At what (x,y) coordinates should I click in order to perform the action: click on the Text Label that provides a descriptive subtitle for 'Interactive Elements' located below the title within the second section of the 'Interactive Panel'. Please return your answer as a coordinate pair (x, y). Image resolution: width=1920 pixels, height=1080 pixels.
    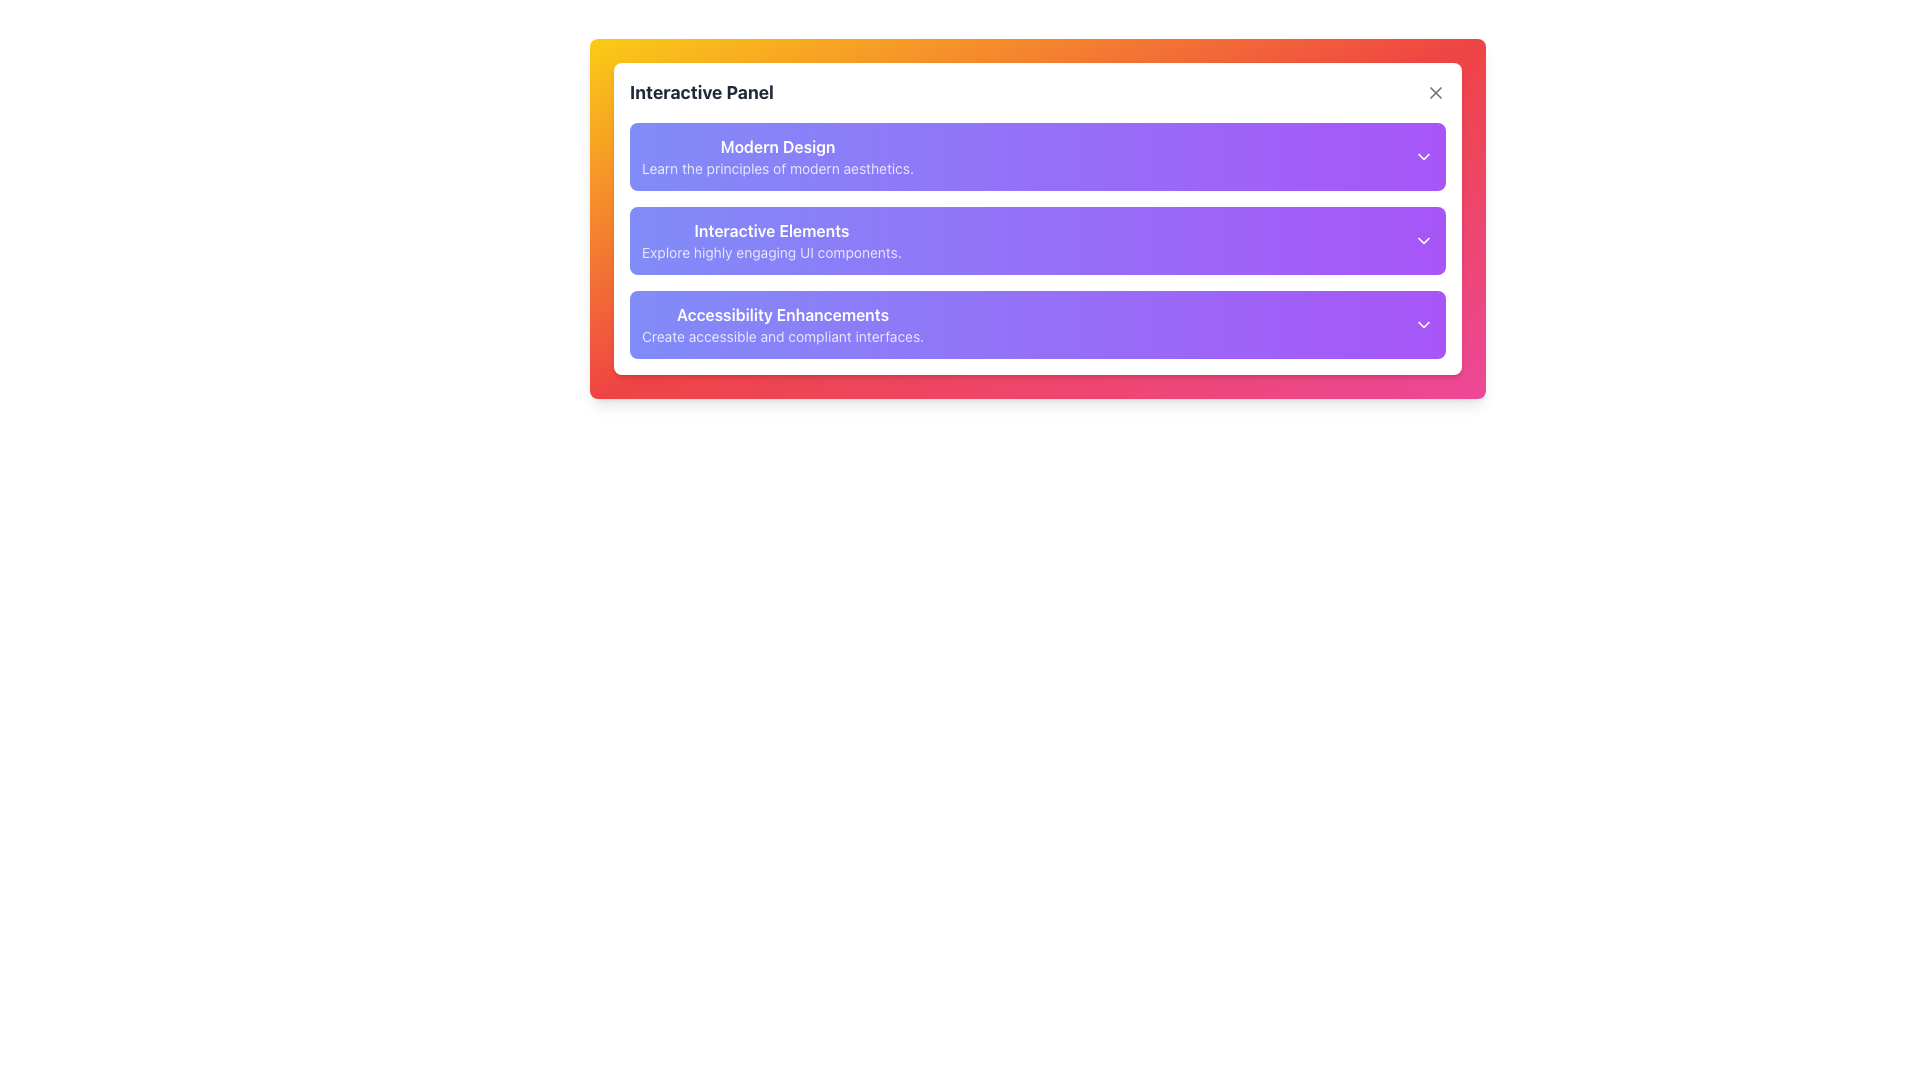
    Looking at the image, I should click on (771, 252).